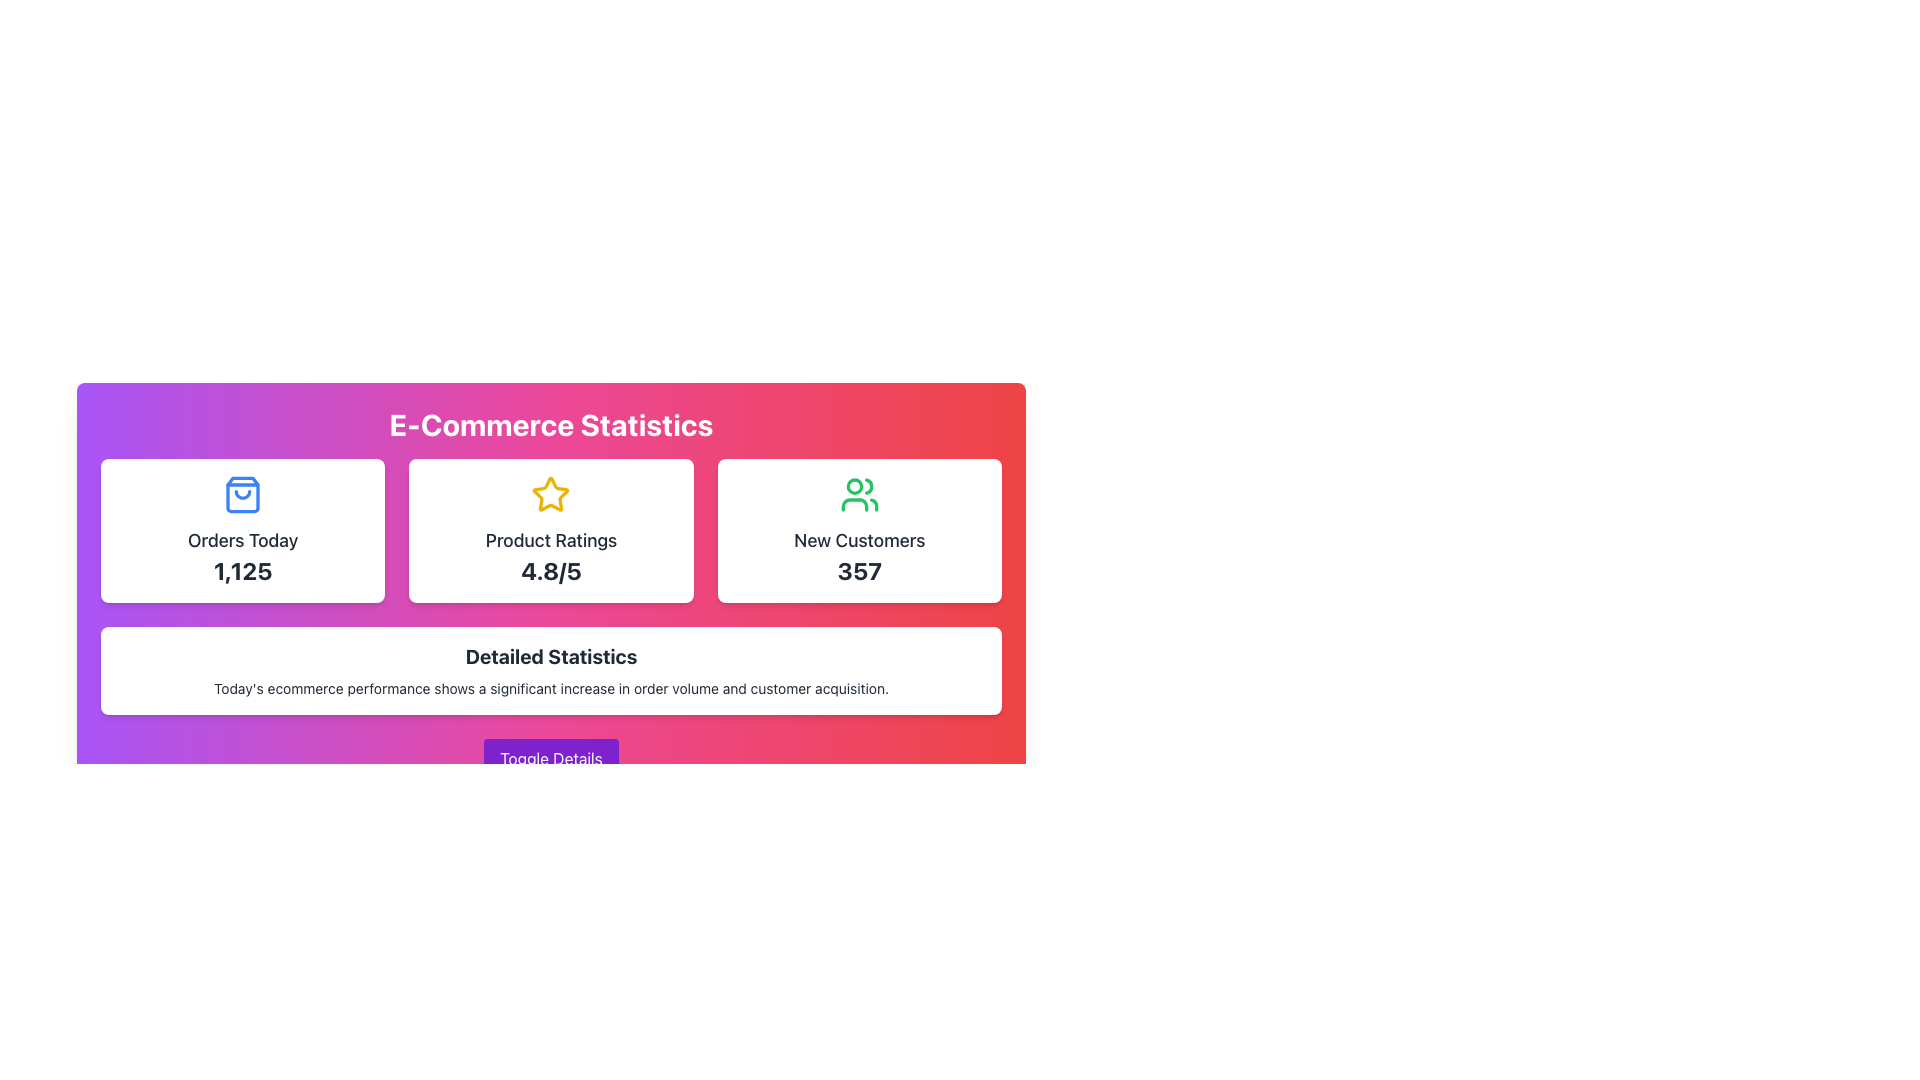 The height and width of the screenshot is (1080, 1920). I want to click on the text label displaying 'Detailed Statistics' for accessibility tools, so click(551, 656).